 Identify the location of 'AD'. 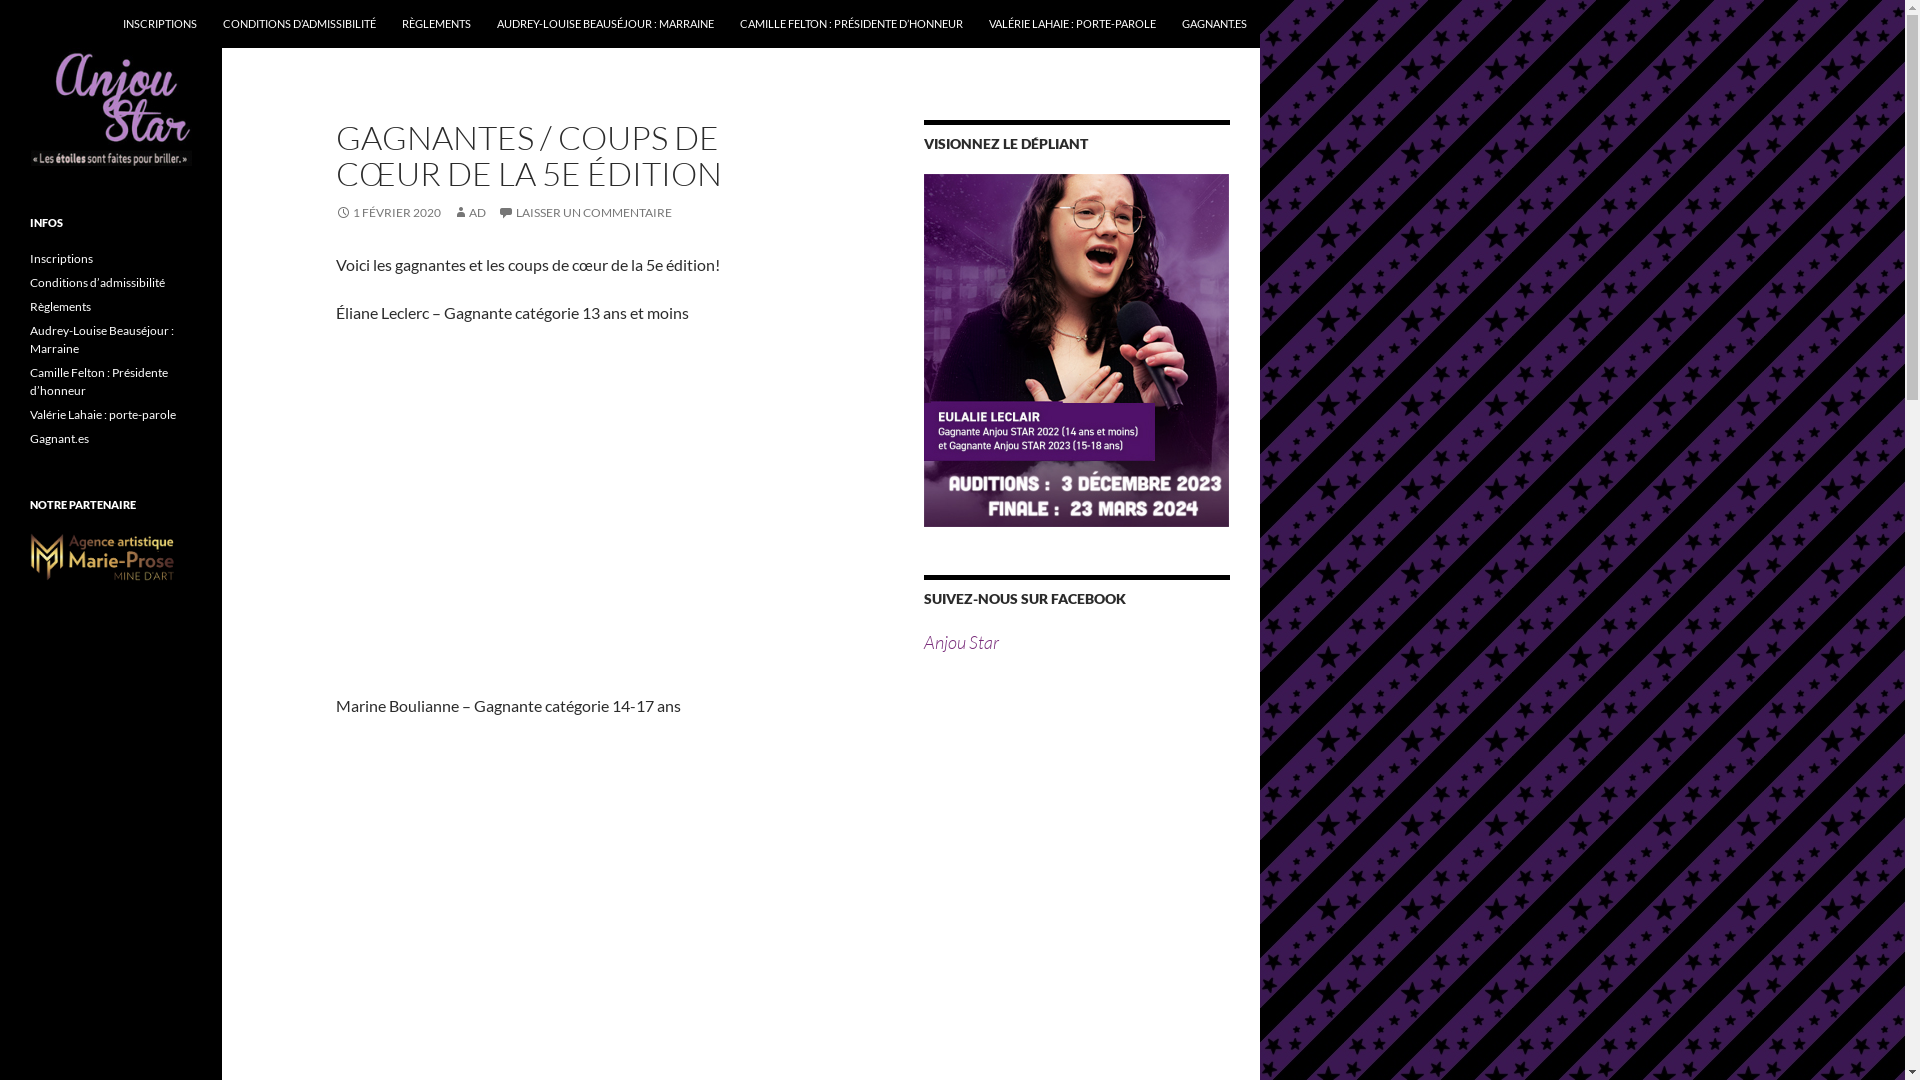
(468, 212).